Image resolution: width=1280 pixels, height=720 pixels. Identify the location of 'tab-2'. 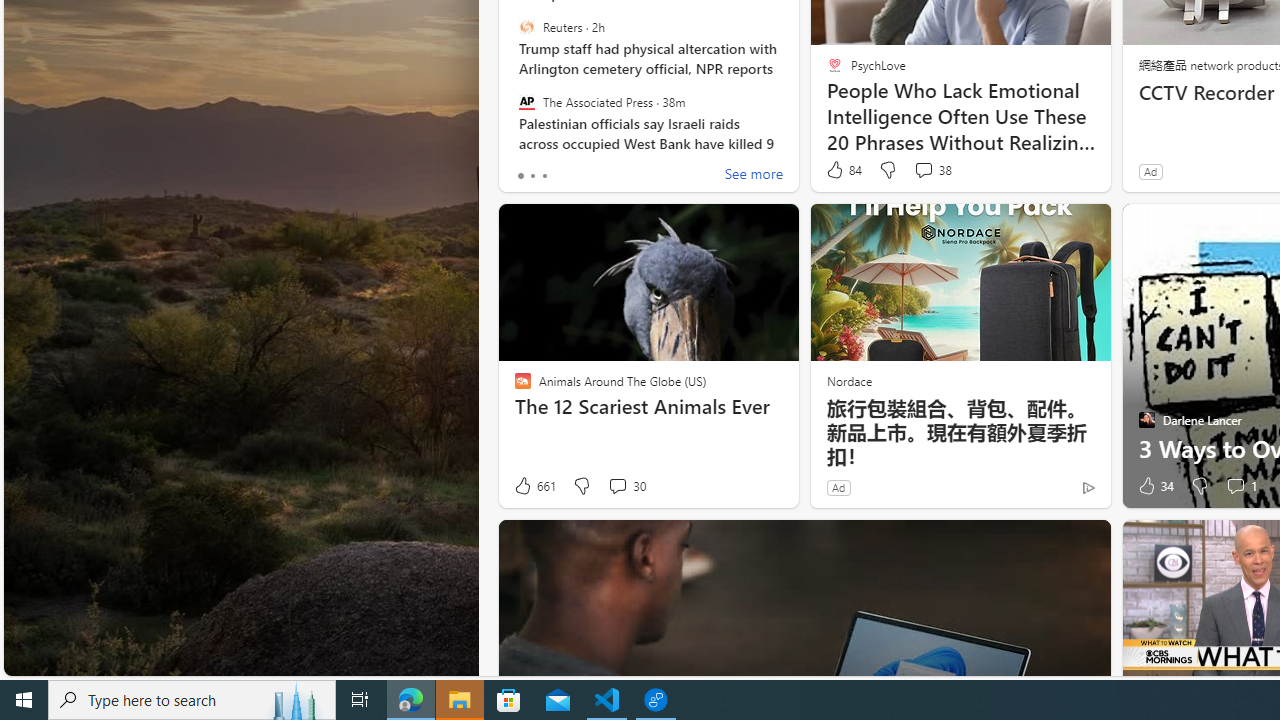
(544, 175).